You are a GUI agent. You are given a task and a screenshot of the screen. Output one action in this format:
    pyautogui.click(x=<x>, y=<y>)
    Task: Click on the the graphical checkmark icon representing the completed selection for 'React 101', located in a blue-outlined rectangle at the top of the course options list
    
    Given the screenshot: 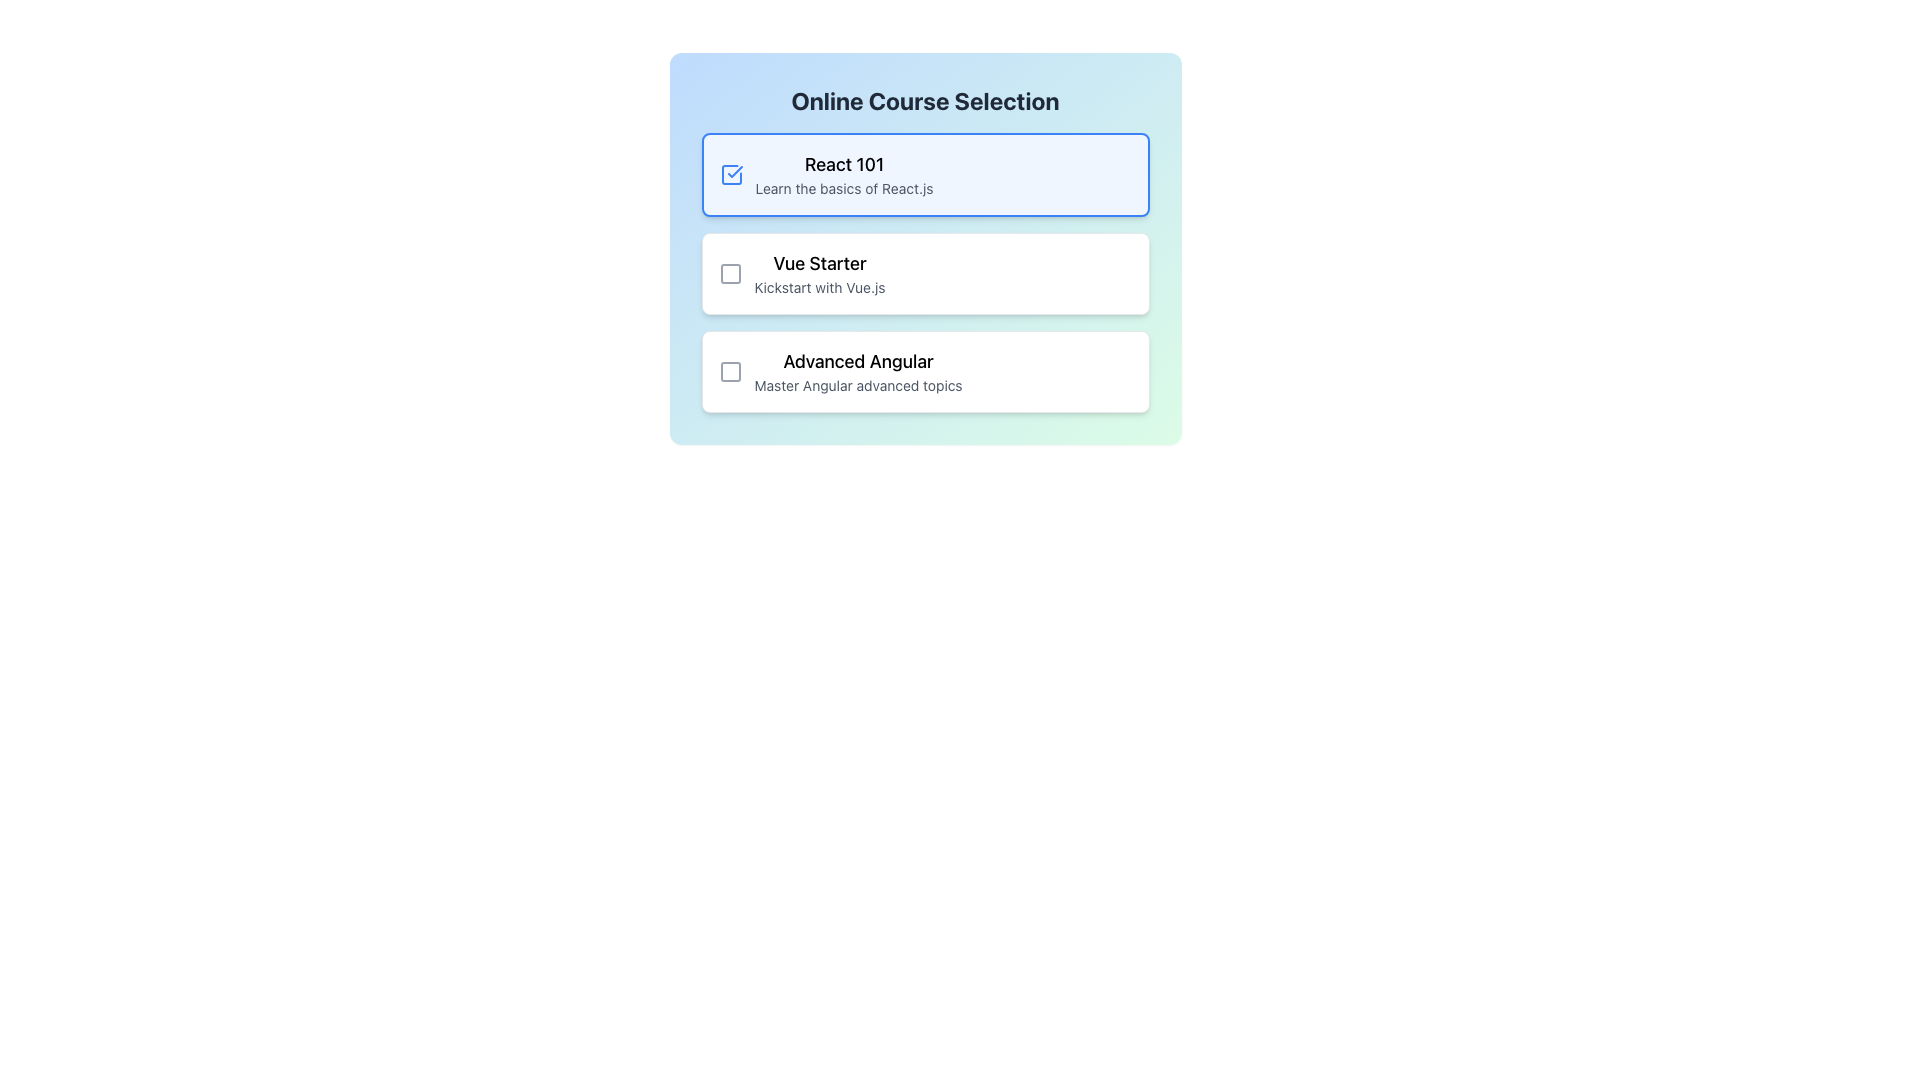 What is the action you would take?
    pyautogui.click(x=733, y=171)
    